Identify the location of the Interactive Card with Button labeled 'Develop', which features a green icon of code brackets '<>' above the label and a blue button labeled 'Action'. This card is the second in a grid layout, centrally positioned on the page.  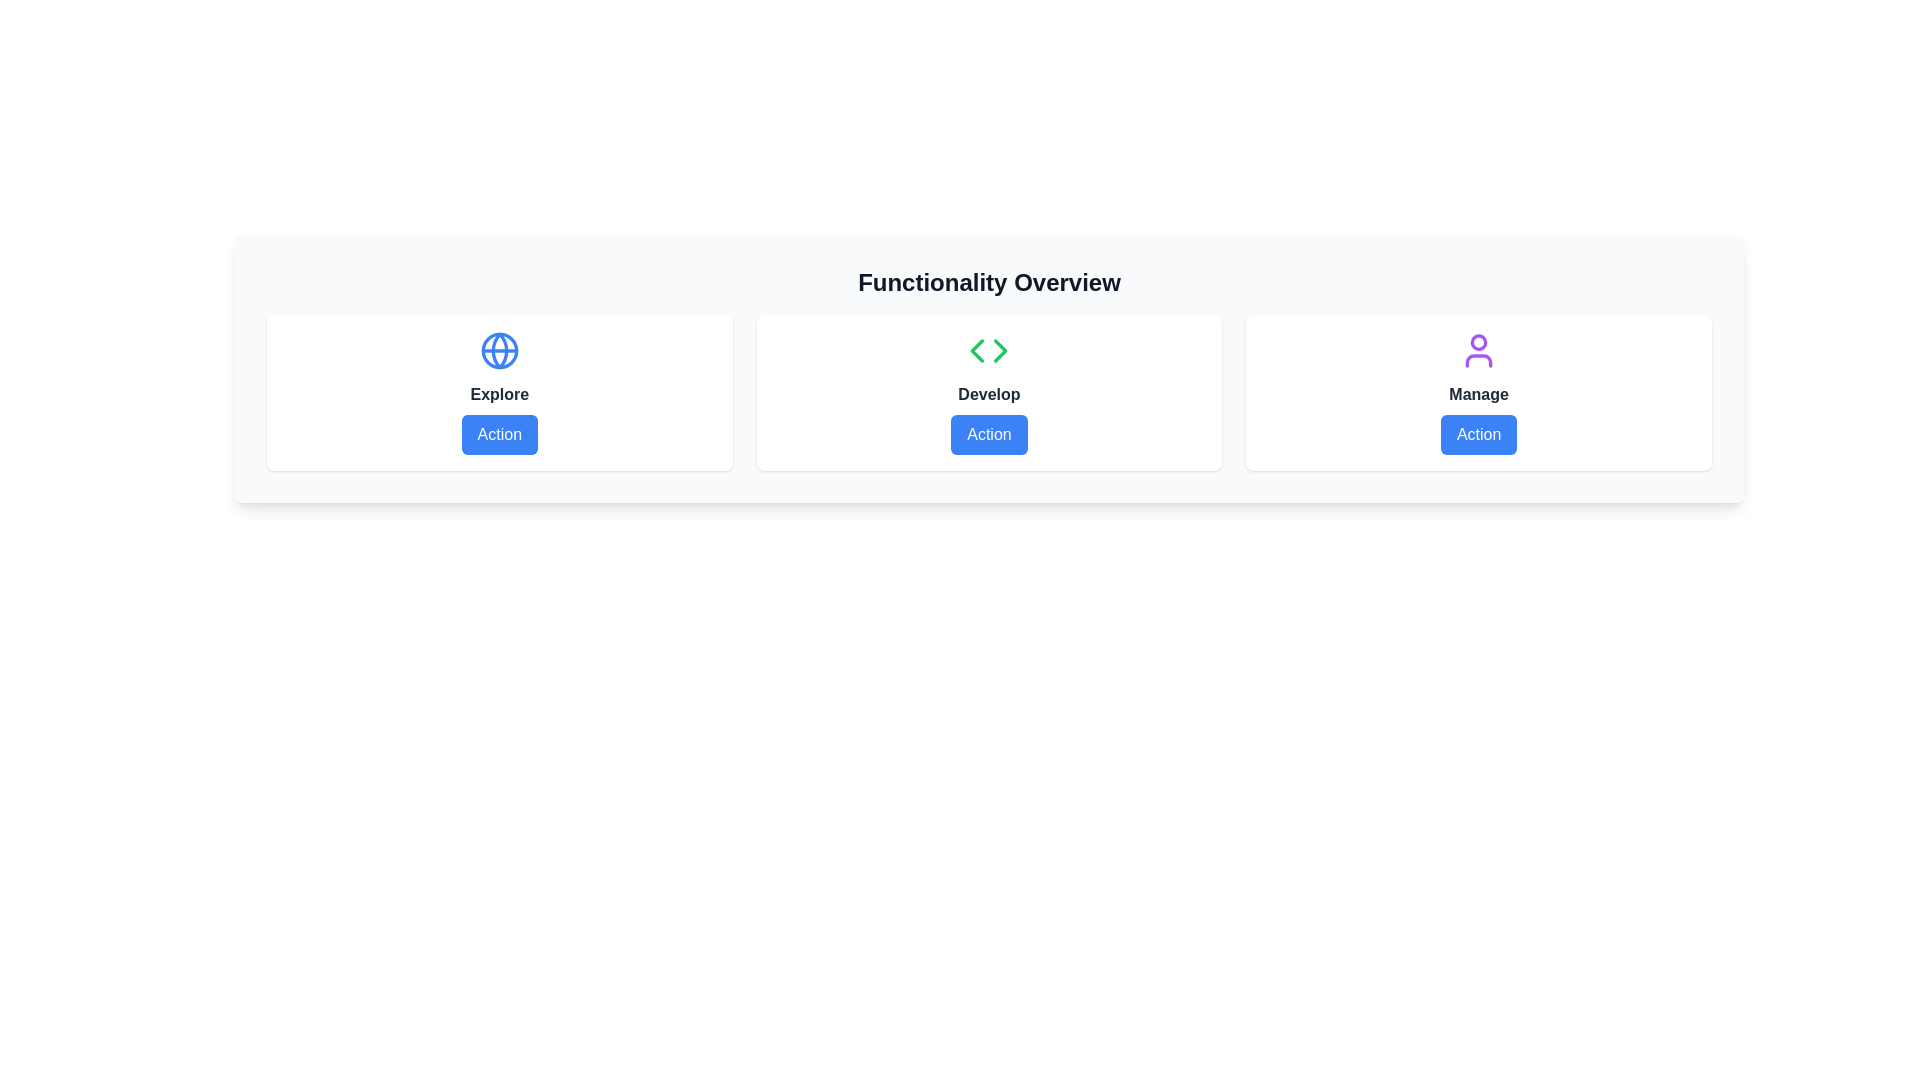
(989, 393).